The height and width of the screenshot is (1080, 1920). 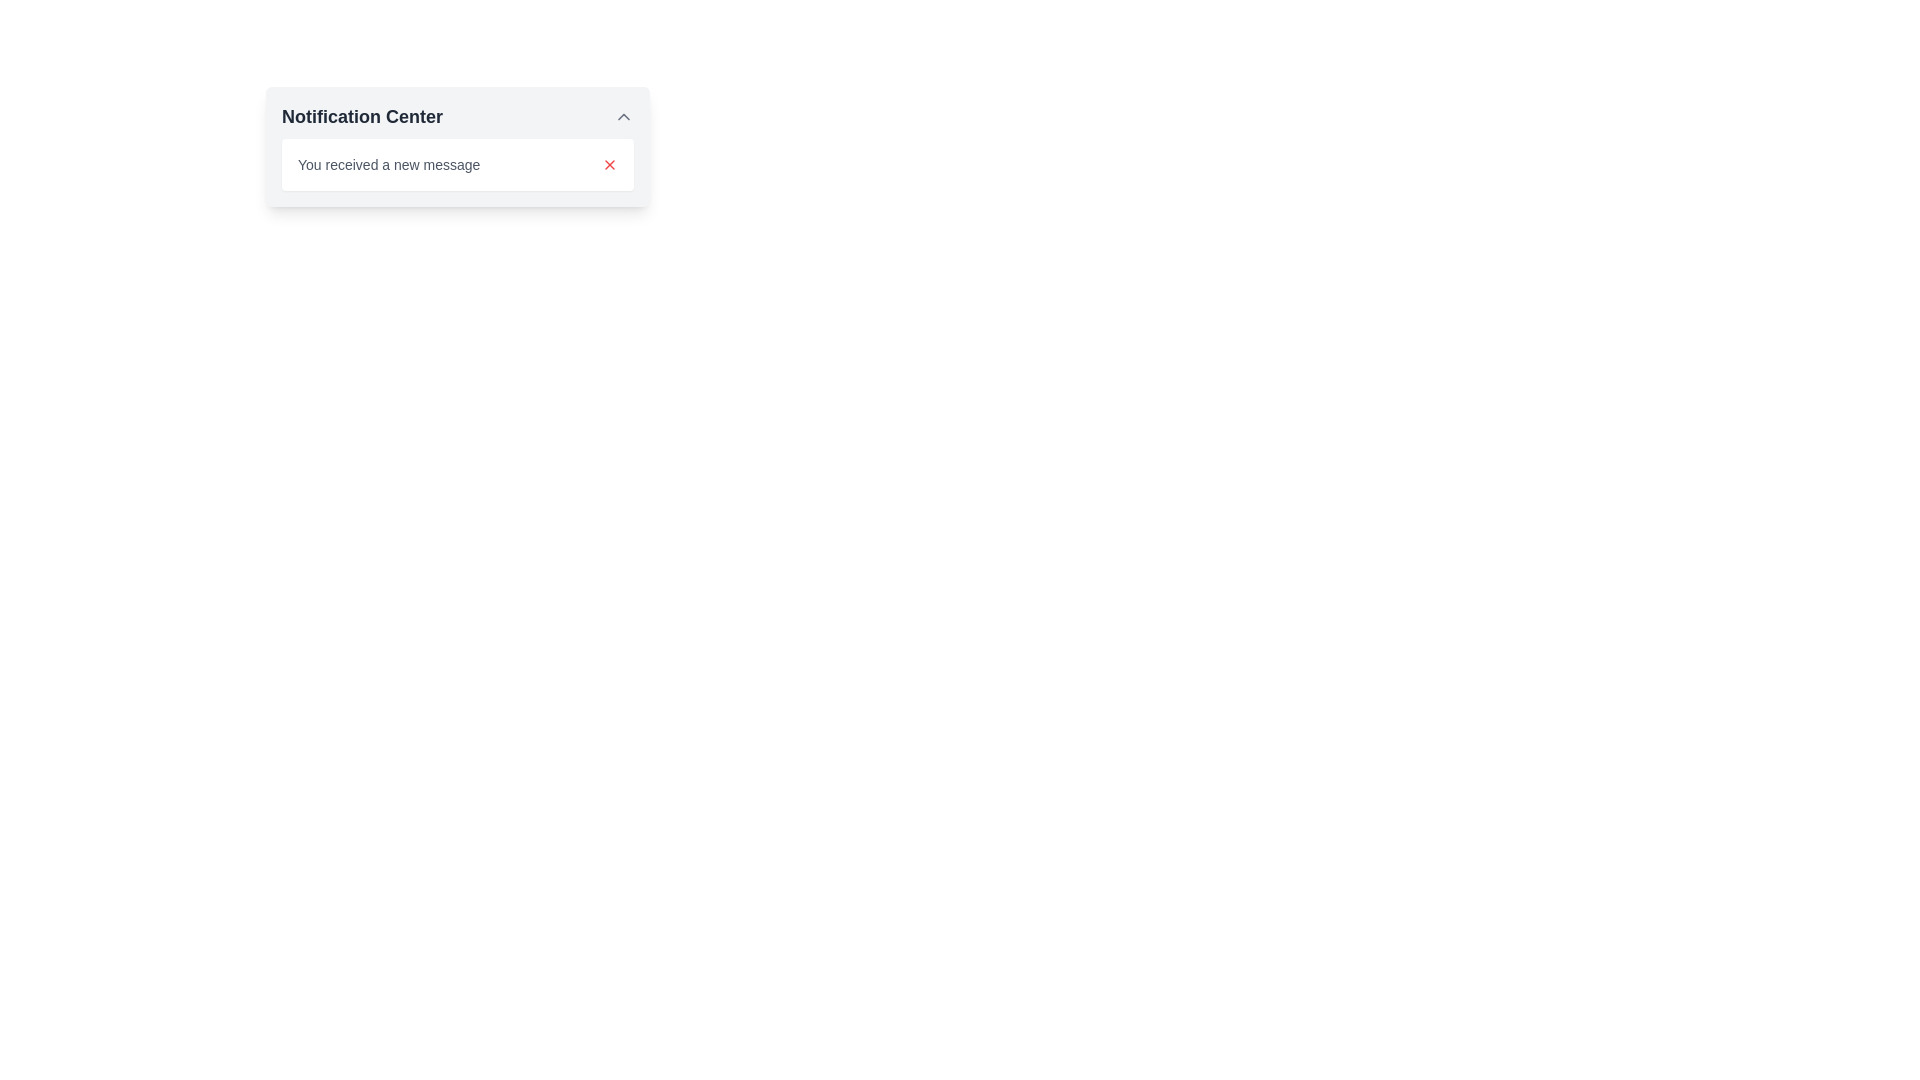 What do you see at coordinates (362, 116) in the screenshot?
I see `the Label that serves as the heading for the notification panel located at the top-left of the dropdown panel` at bounding box center [362, 116].